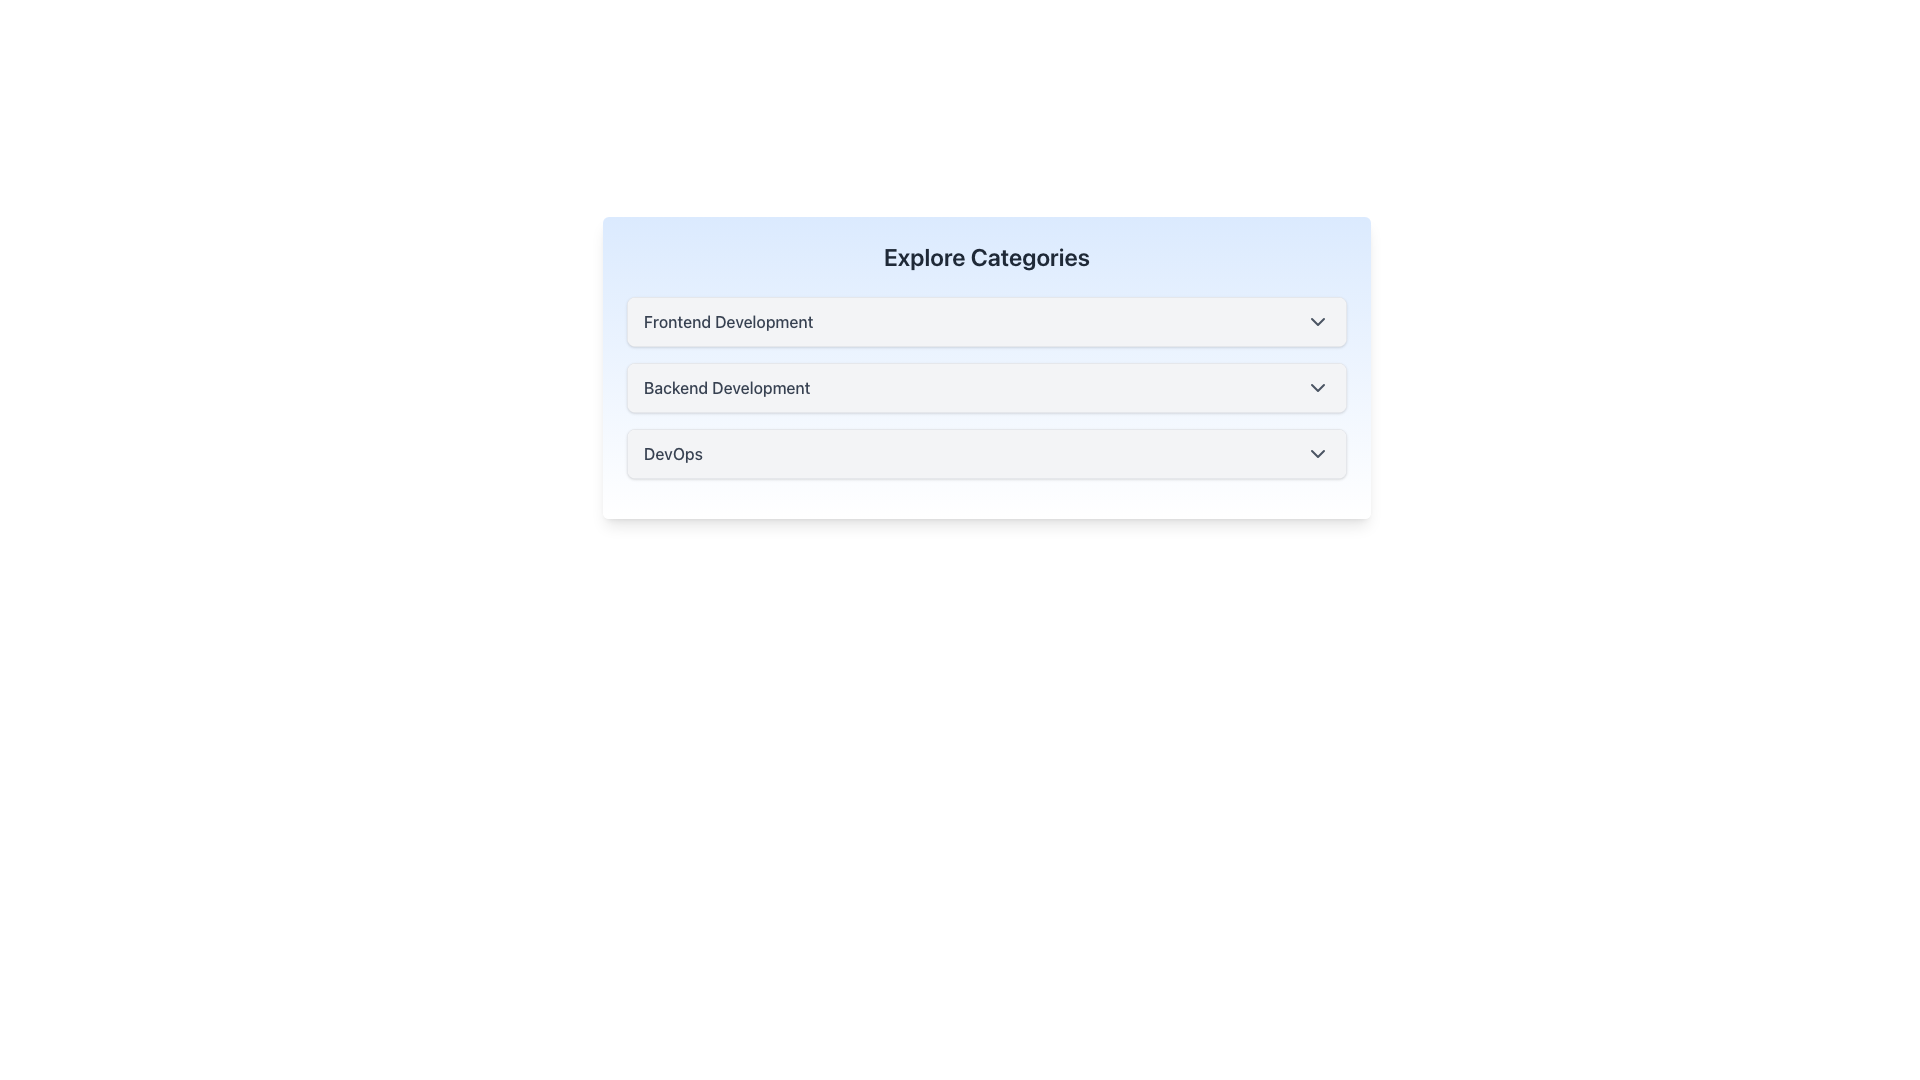 The image size is (1920, 1080). I want to click on the small downward chevron icon in light gray color located at the far right end of the 'DevOps' selection bar, so click(1318, 454).